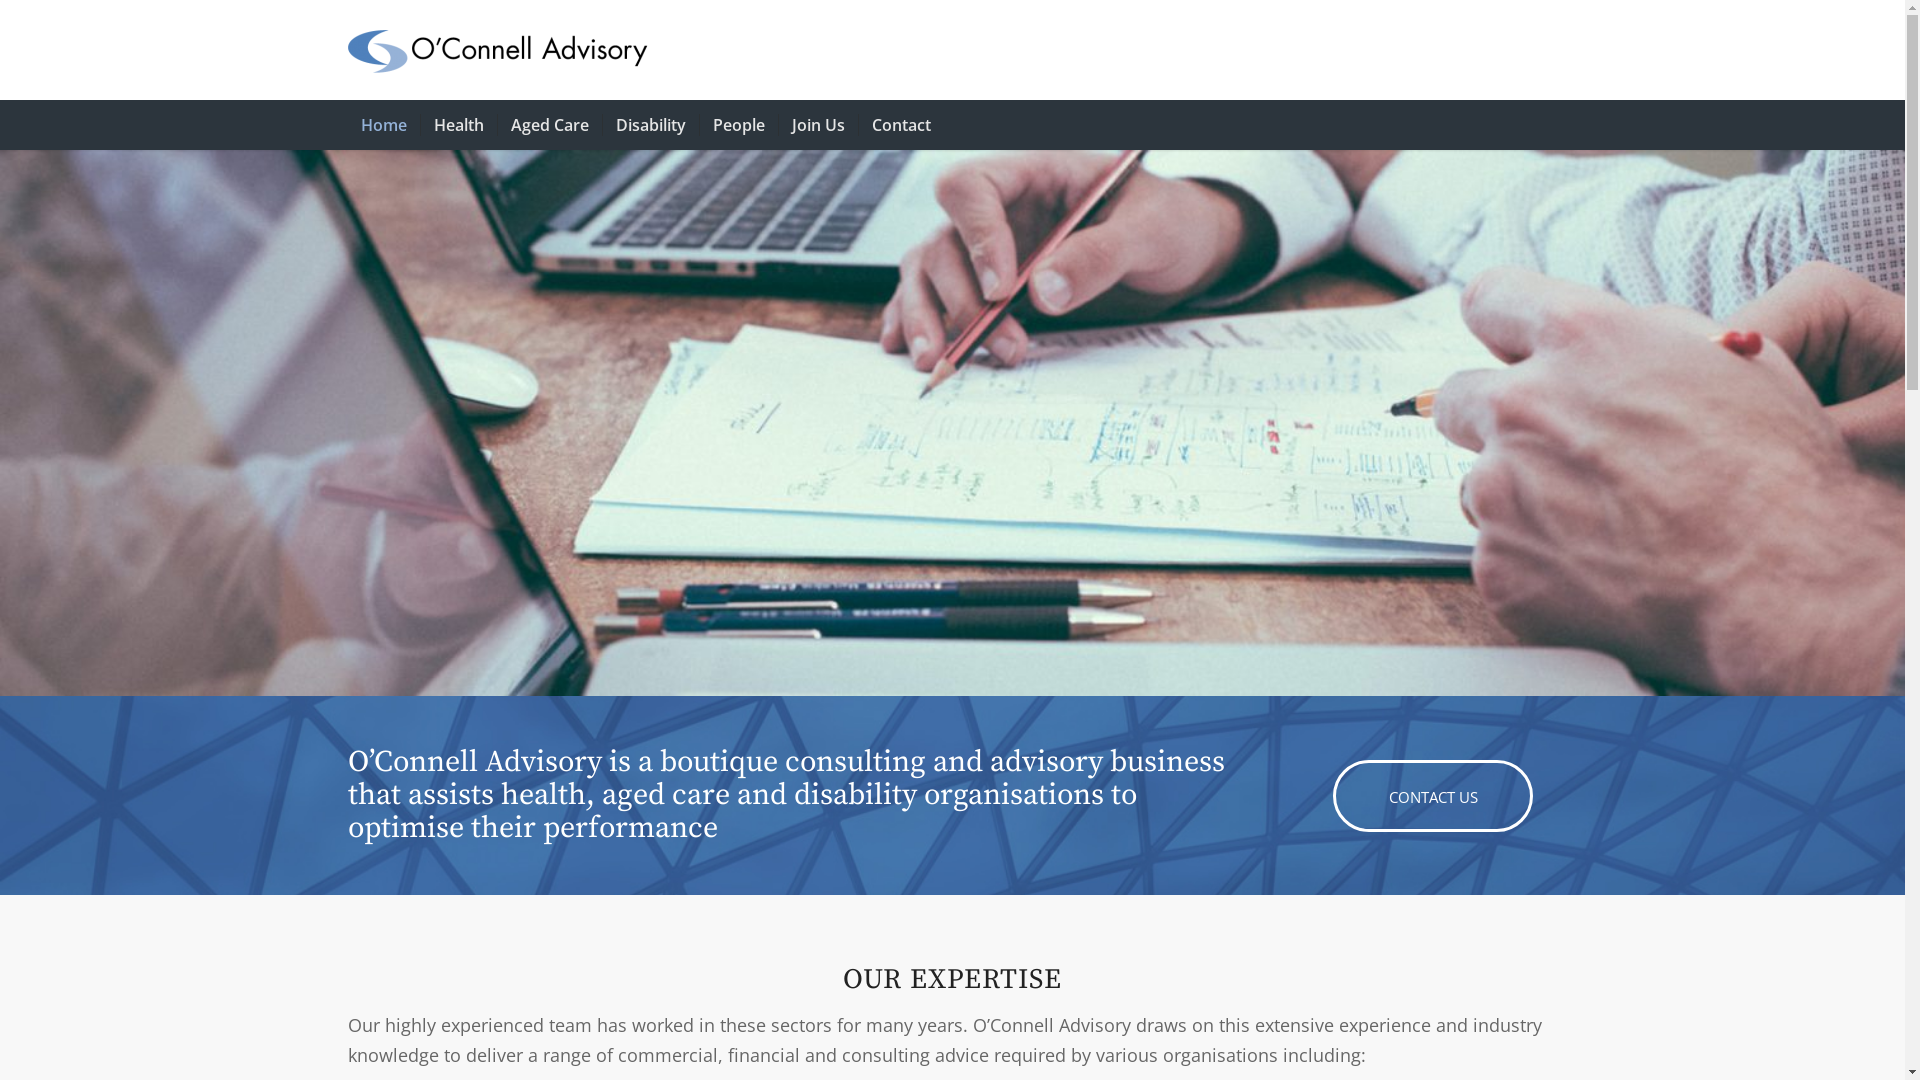  What do you see at coordinates (650, 124) in the screenshot?
I see `'Disability'` at bounding box center [650, 124].